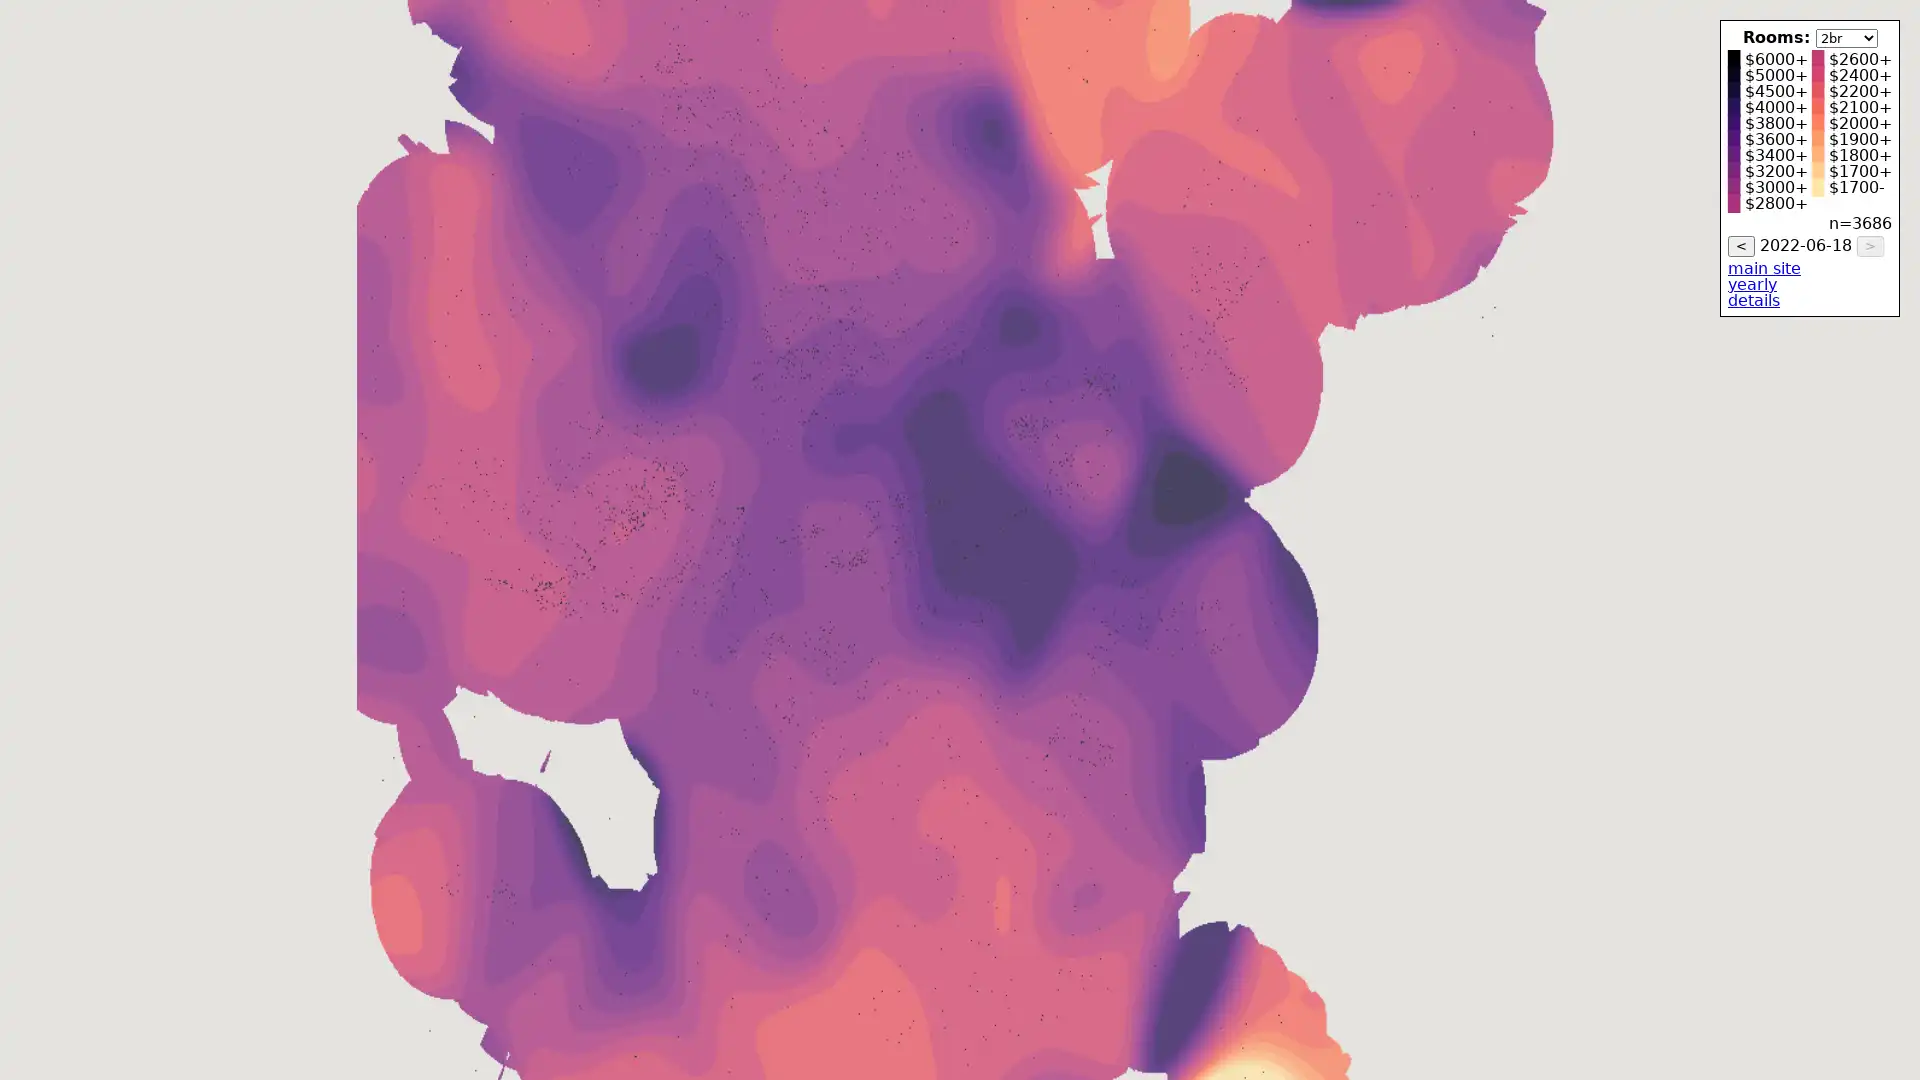 This screenshot has height=1080, width=1920. I want to click on >, so click(1869, 245).